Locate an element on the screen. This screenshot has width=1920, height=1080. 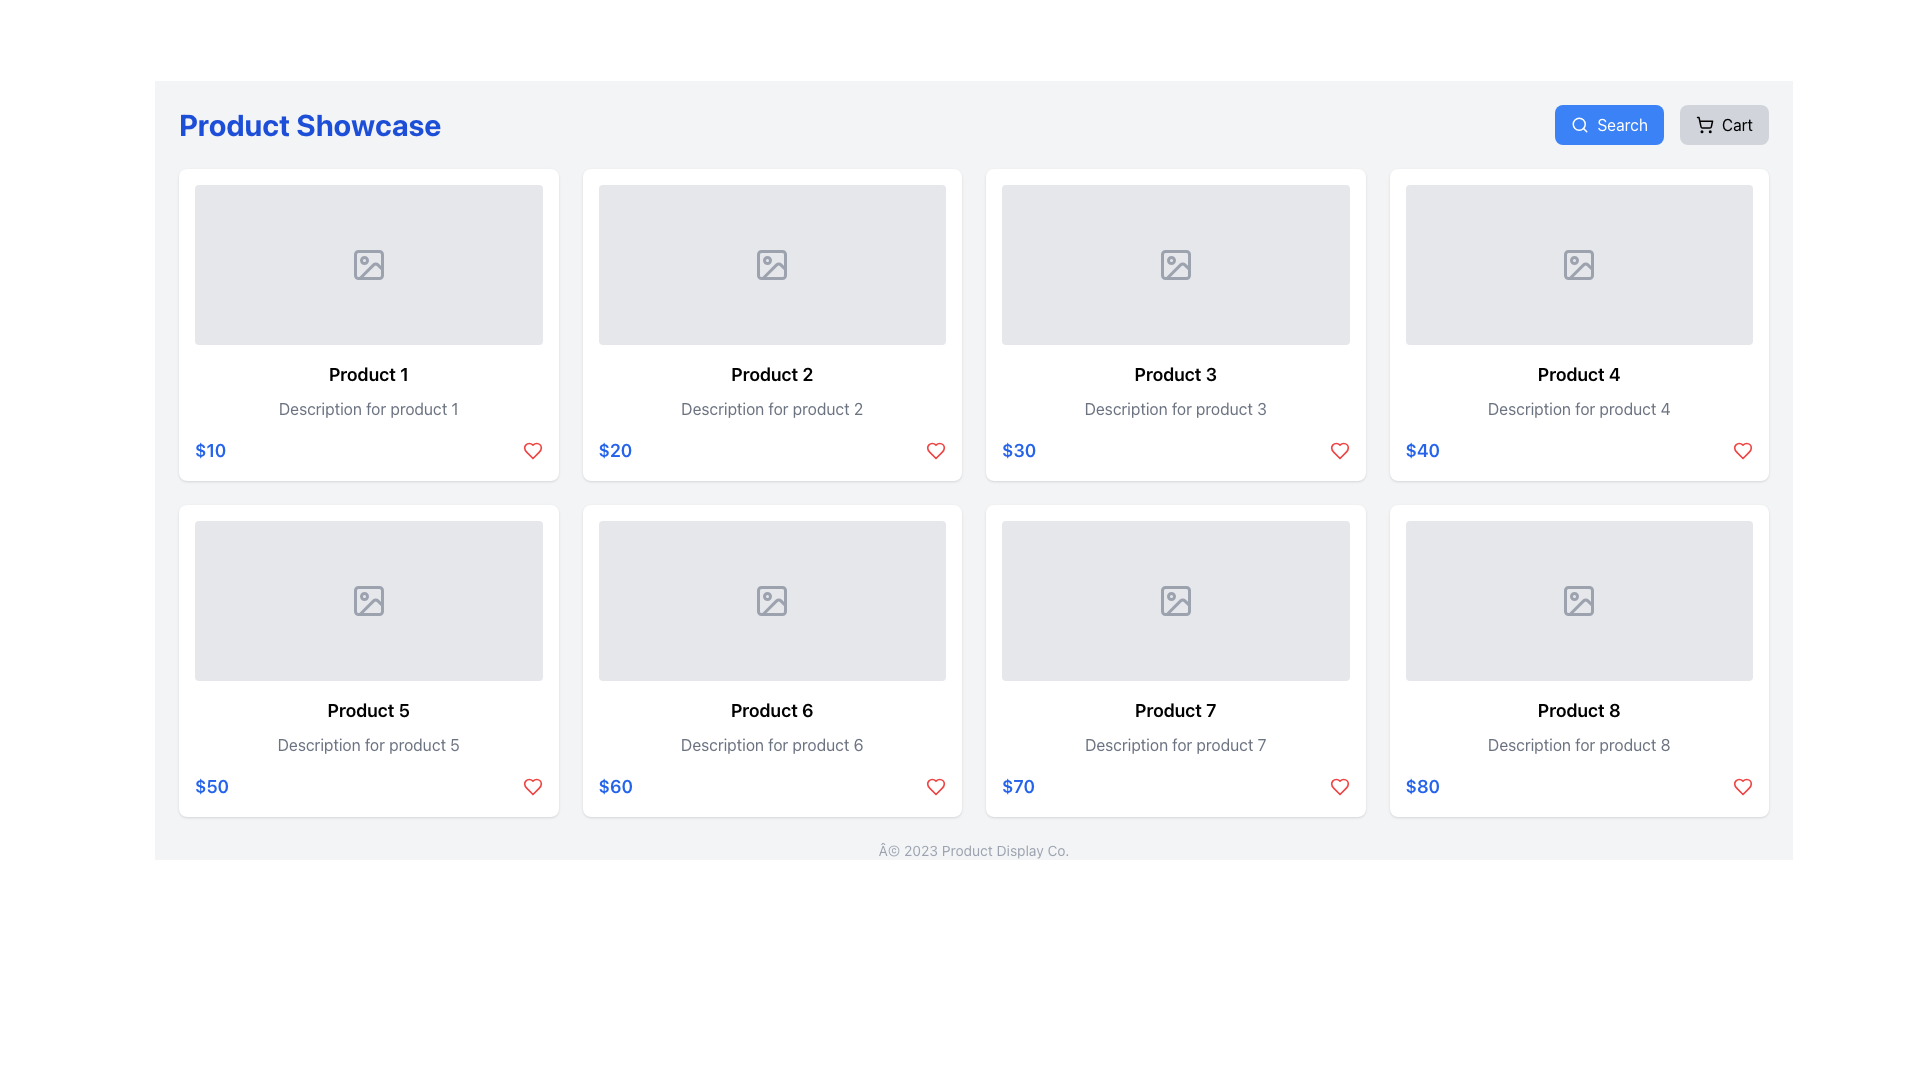
the heart icon located at the bottom-right corner of the 'Product 5' card is located at coordinates (532, 785).